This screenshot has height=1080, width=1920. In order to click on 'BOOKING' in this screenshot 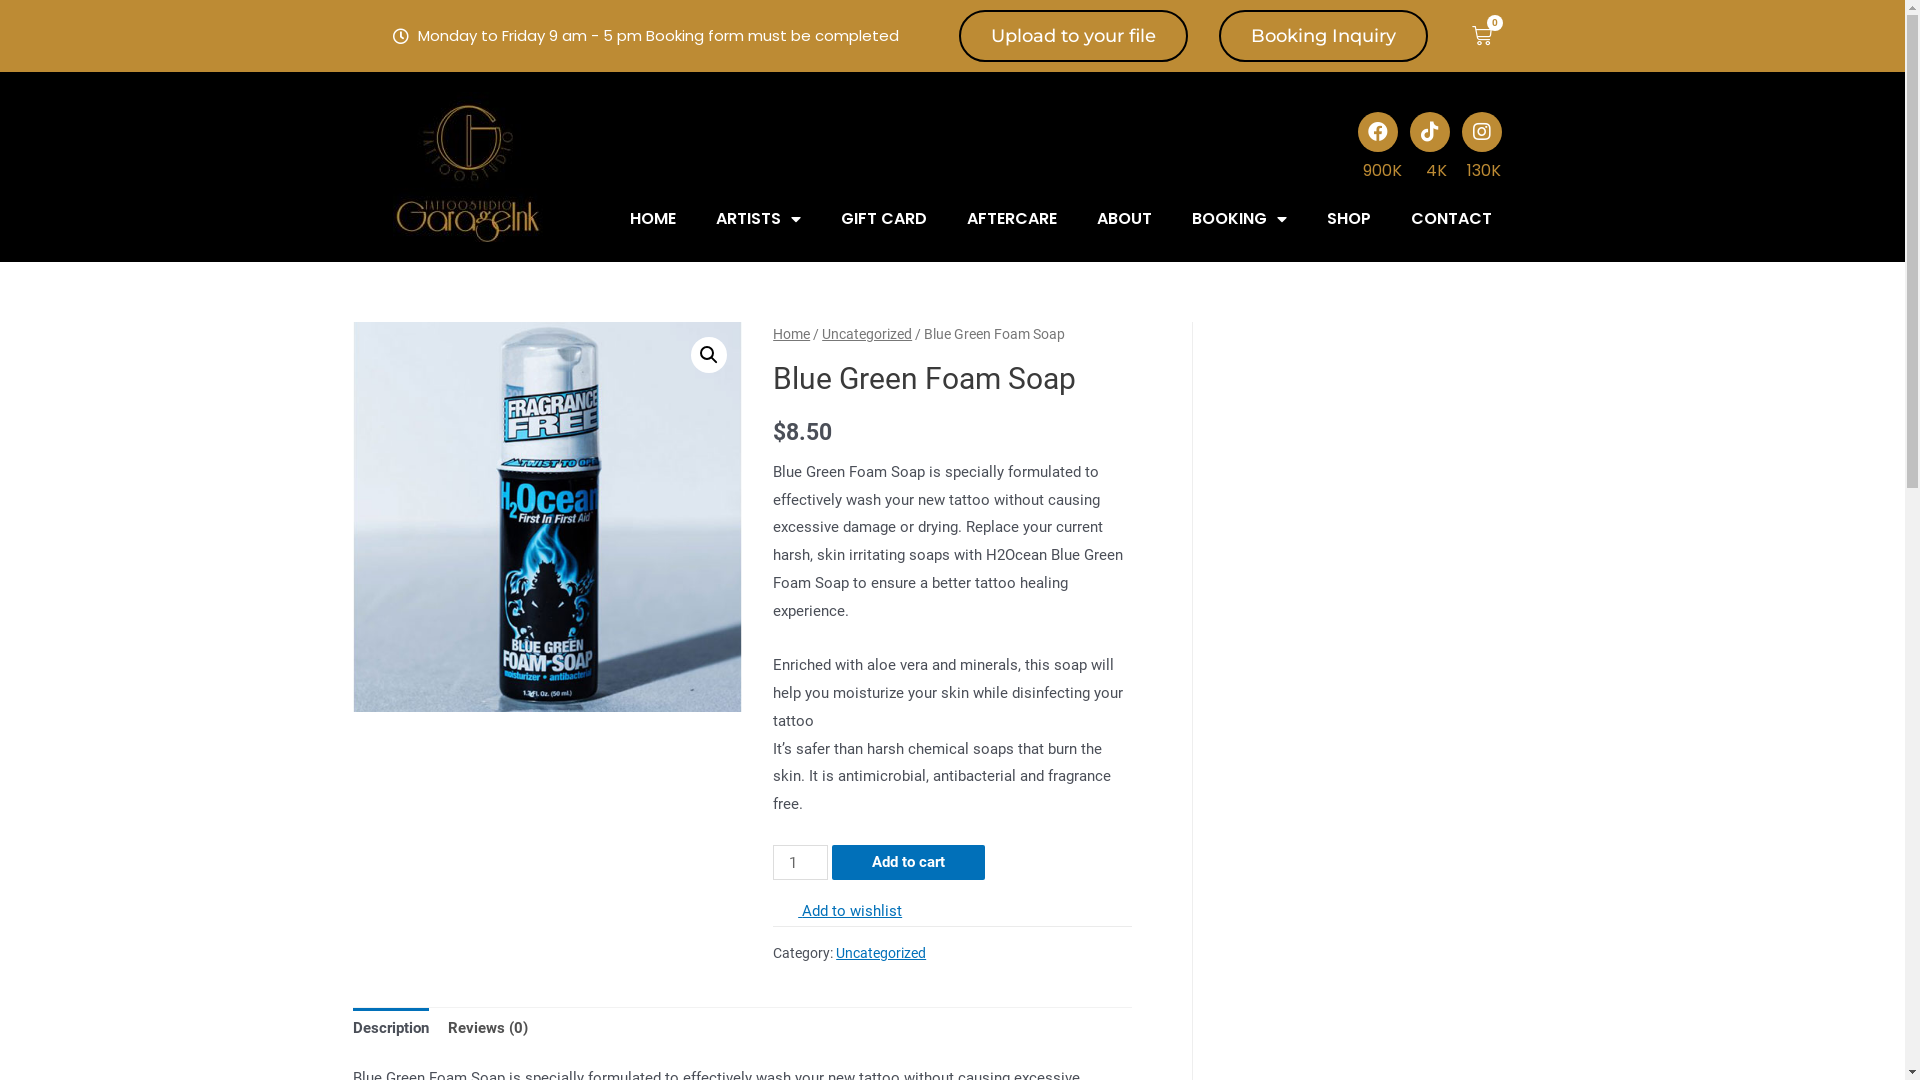, I will do `click(1238, 219)`.